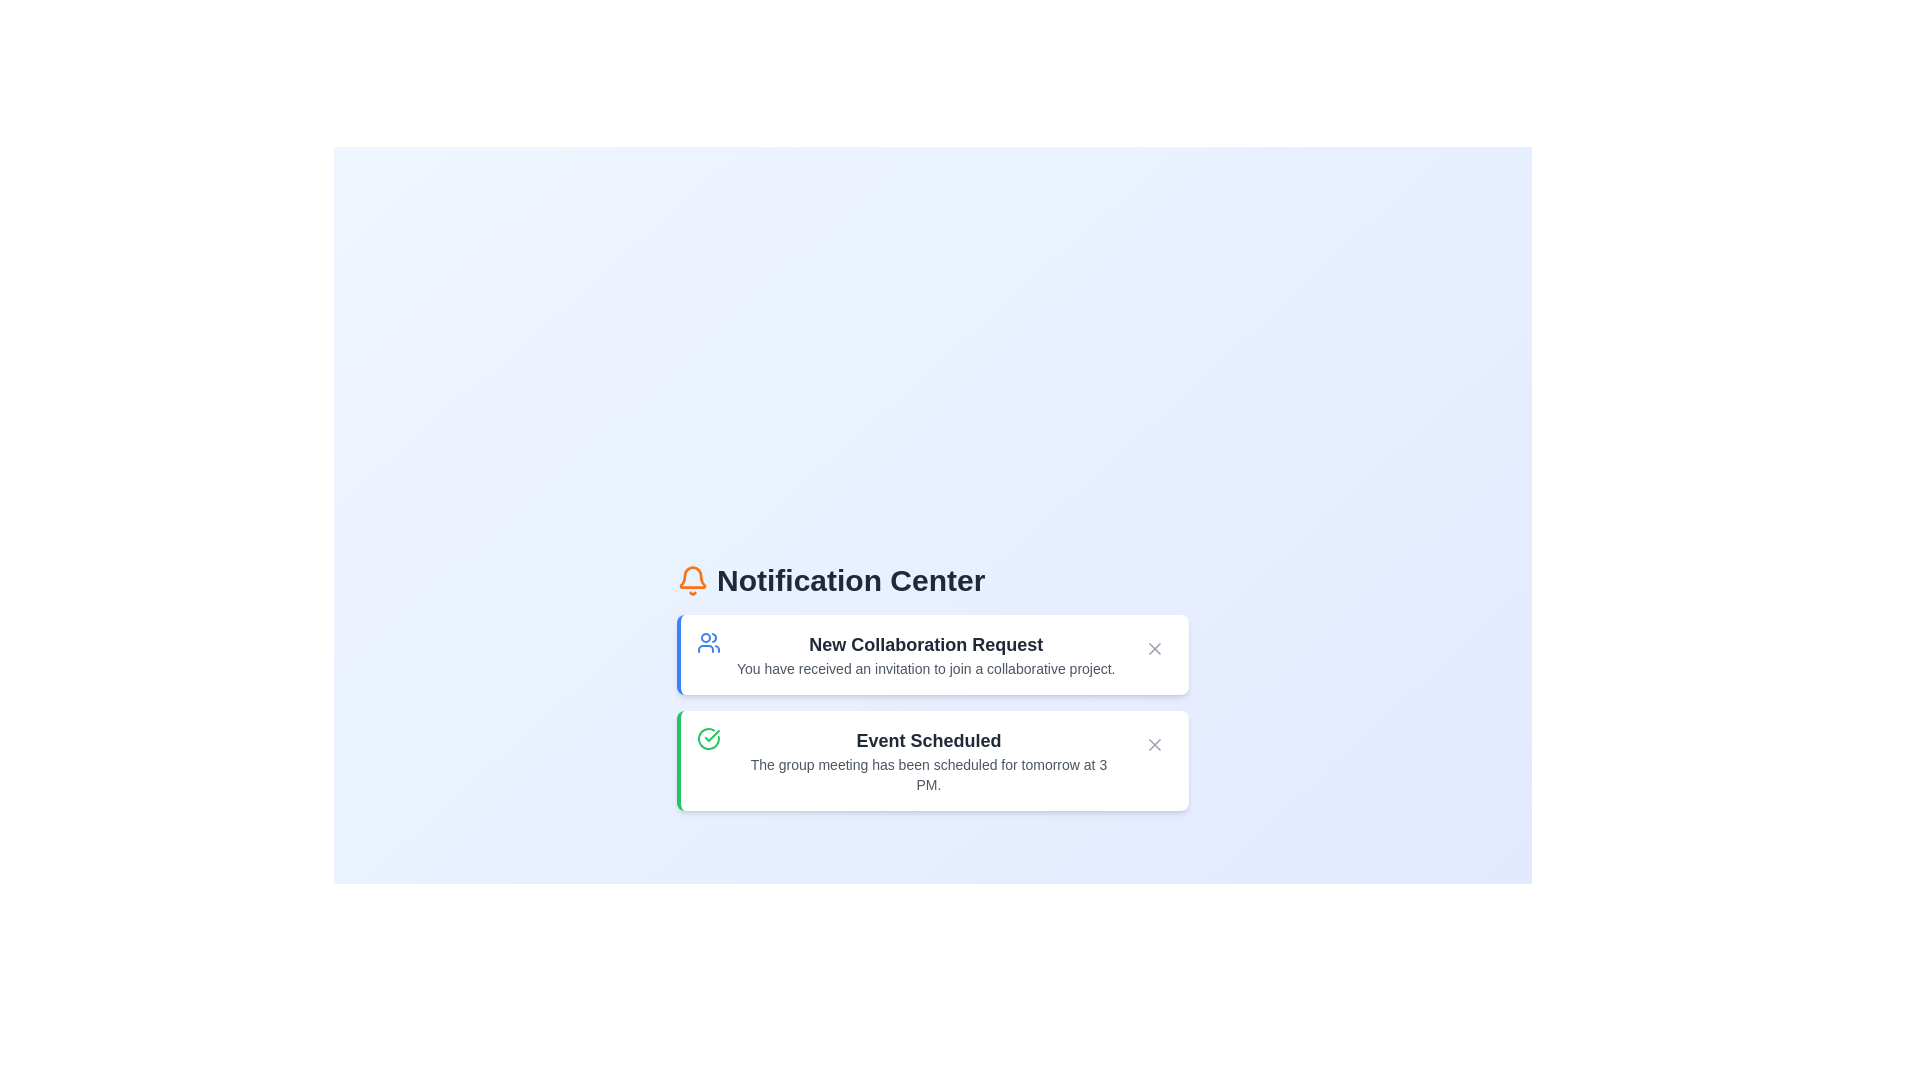 The width and height of the screenshot is (1920, 1080). Describe the element at coordinates (1155, 648) in the screenshot. I see `the close button icon located at the top-right corner of the notification box titled 'New Collaboration Request'` at that location.